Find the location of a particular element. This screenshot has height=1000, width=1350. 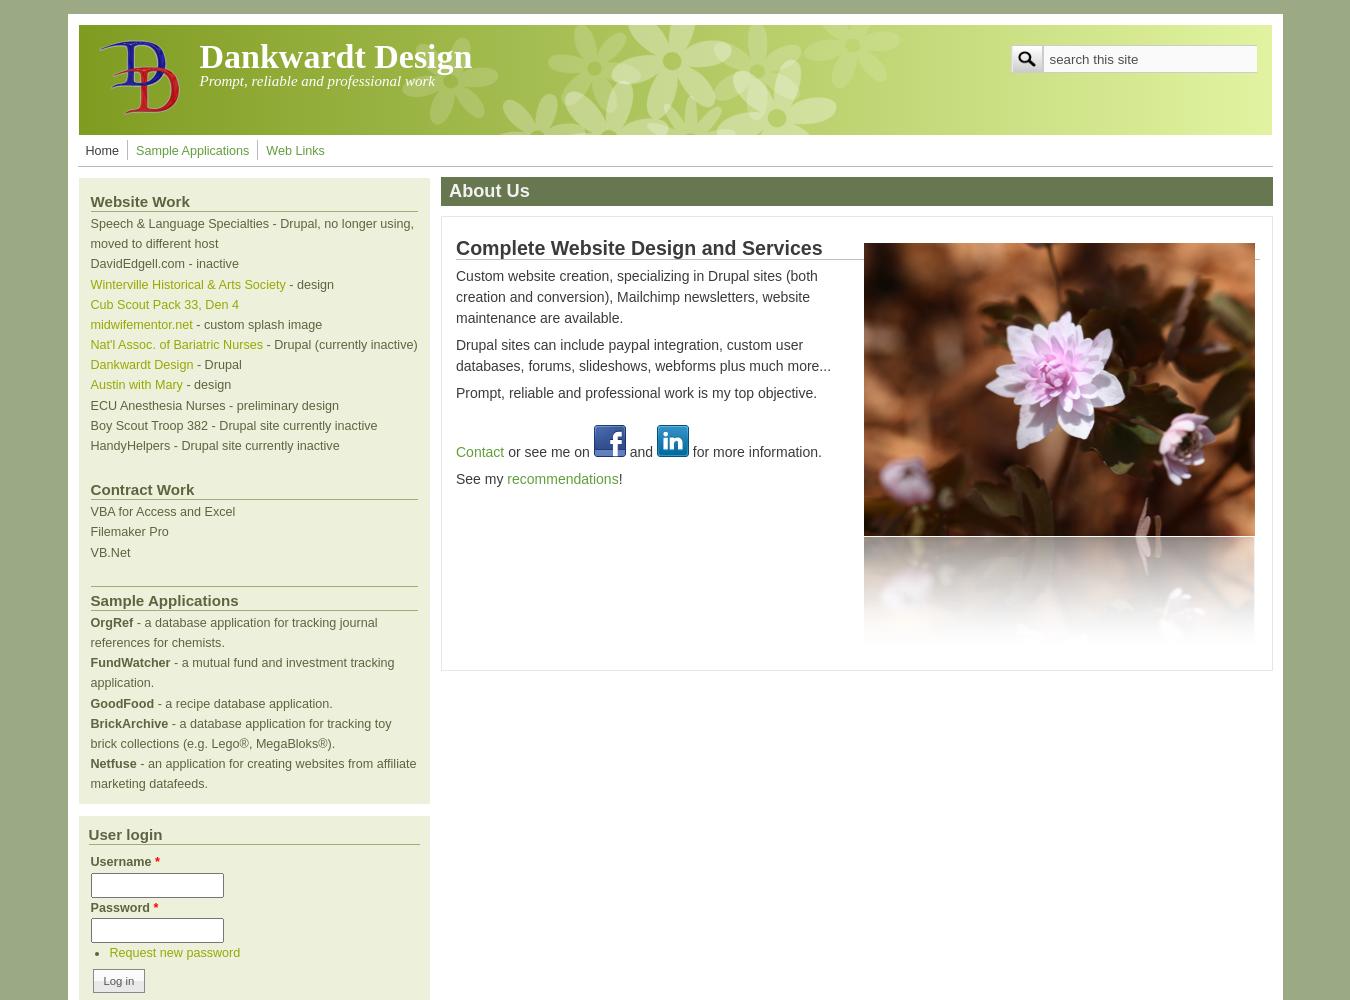

'Website Work' is located at coordinates (89, 200).